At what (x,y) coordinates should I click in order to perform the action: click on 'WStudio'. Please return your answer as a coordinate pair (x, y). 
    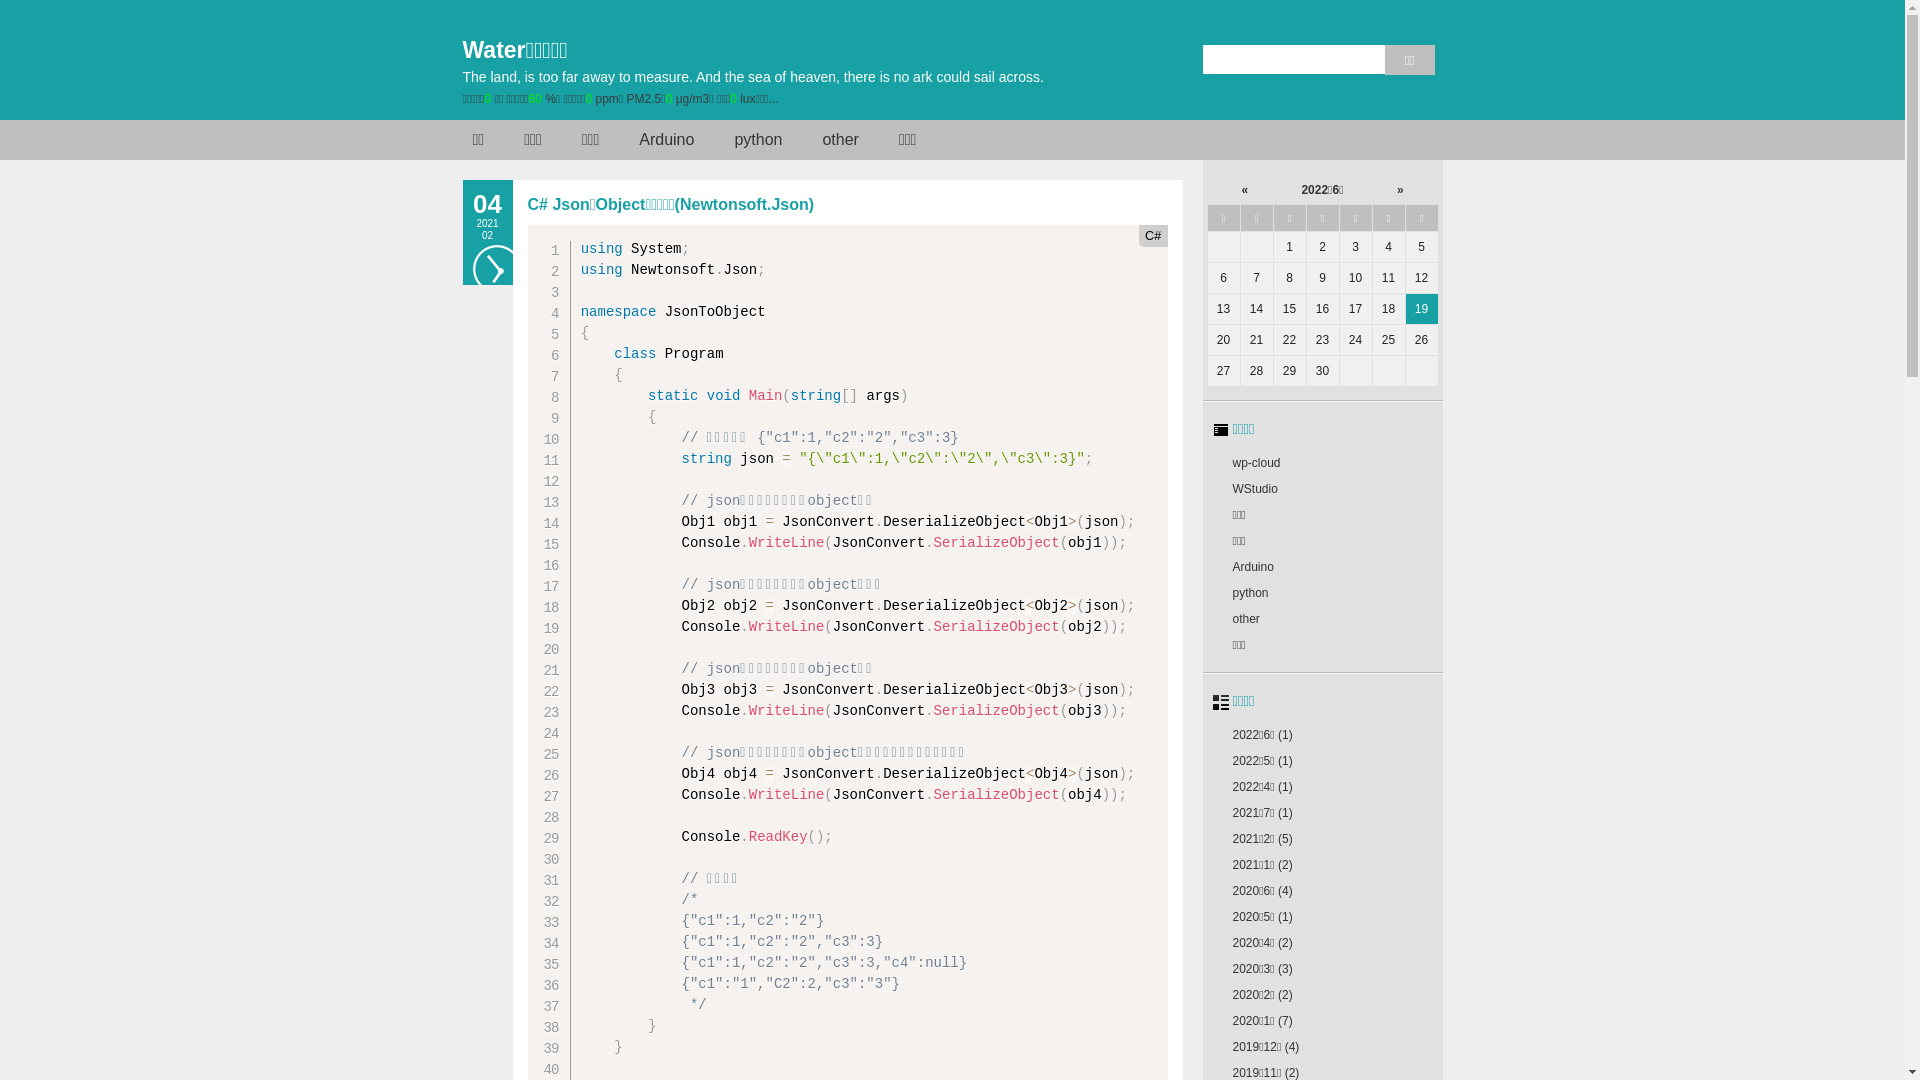
    Looking at the image, I should click on (1253, 489).